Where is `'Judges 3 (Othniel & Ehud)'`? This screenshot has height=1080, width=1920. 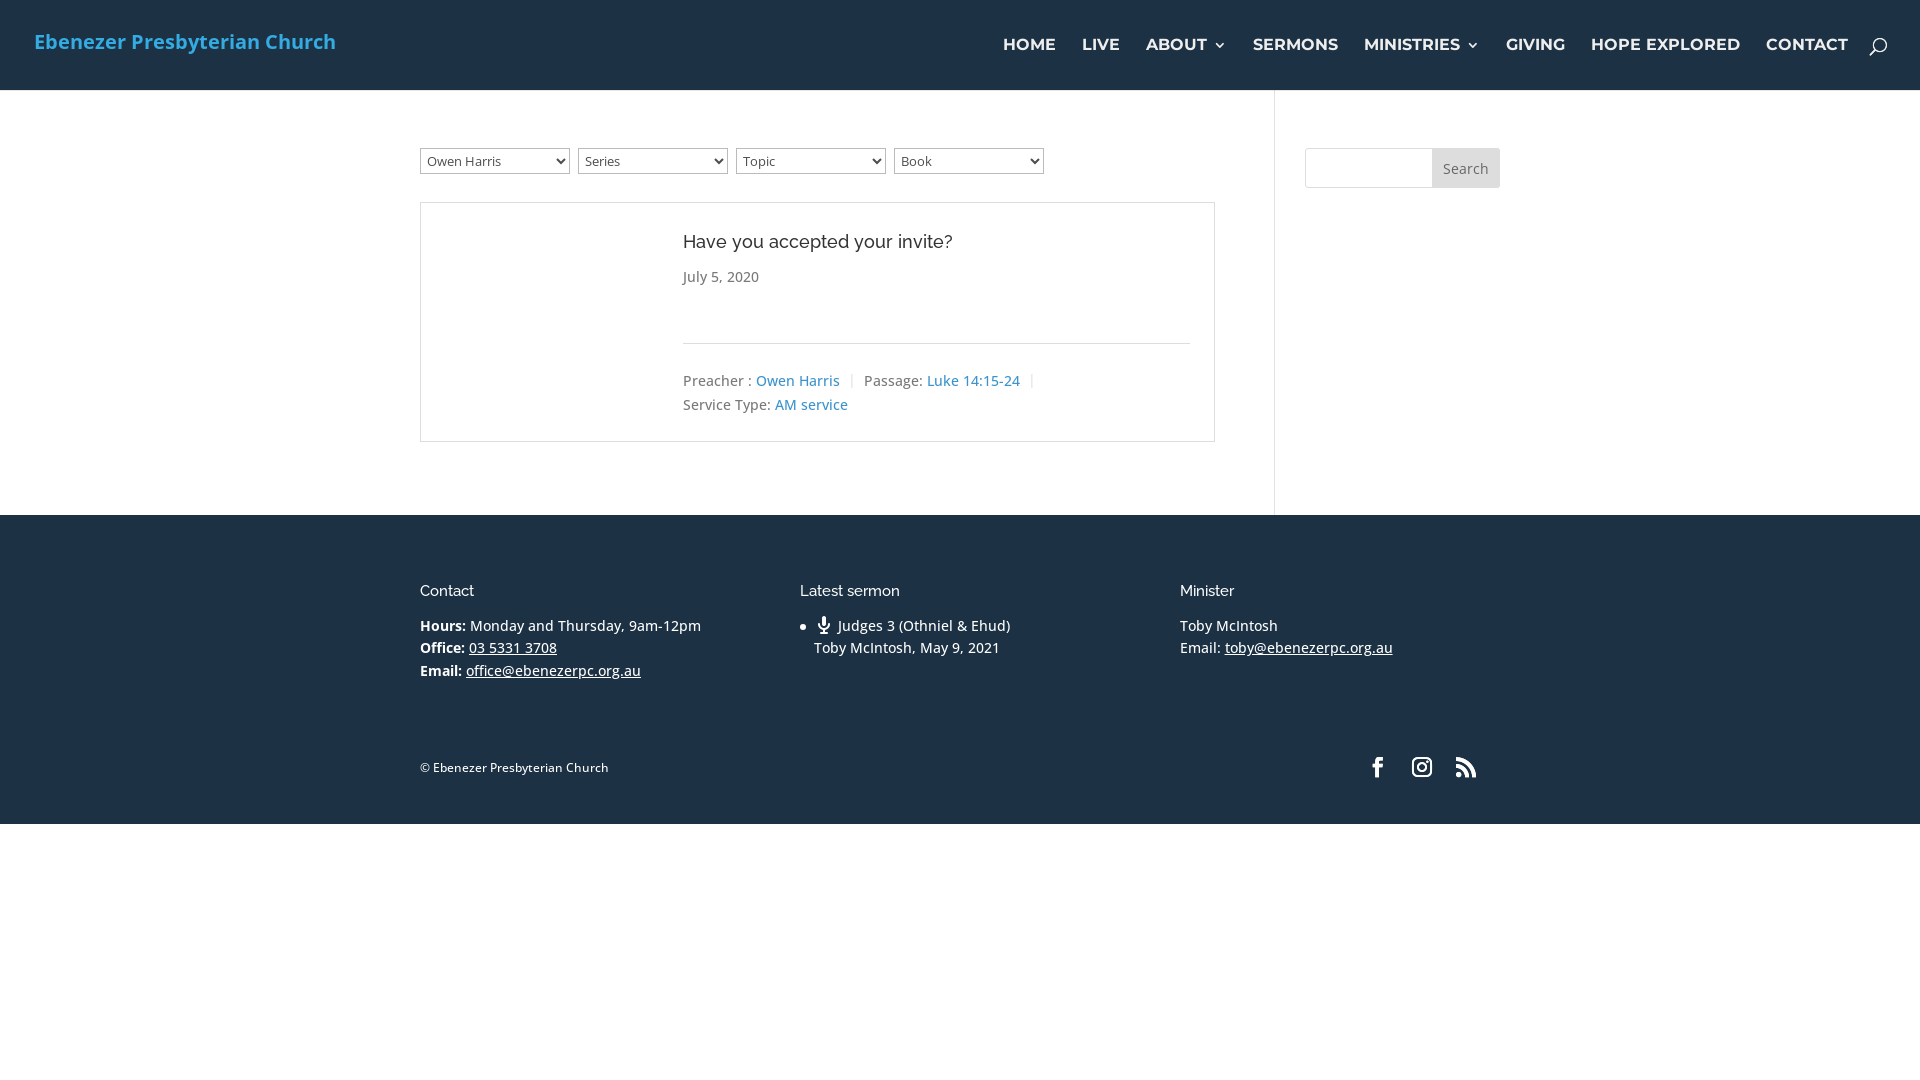 'Judges 3 (Othniel & Ehud)' is located at coordinates (814, 624).